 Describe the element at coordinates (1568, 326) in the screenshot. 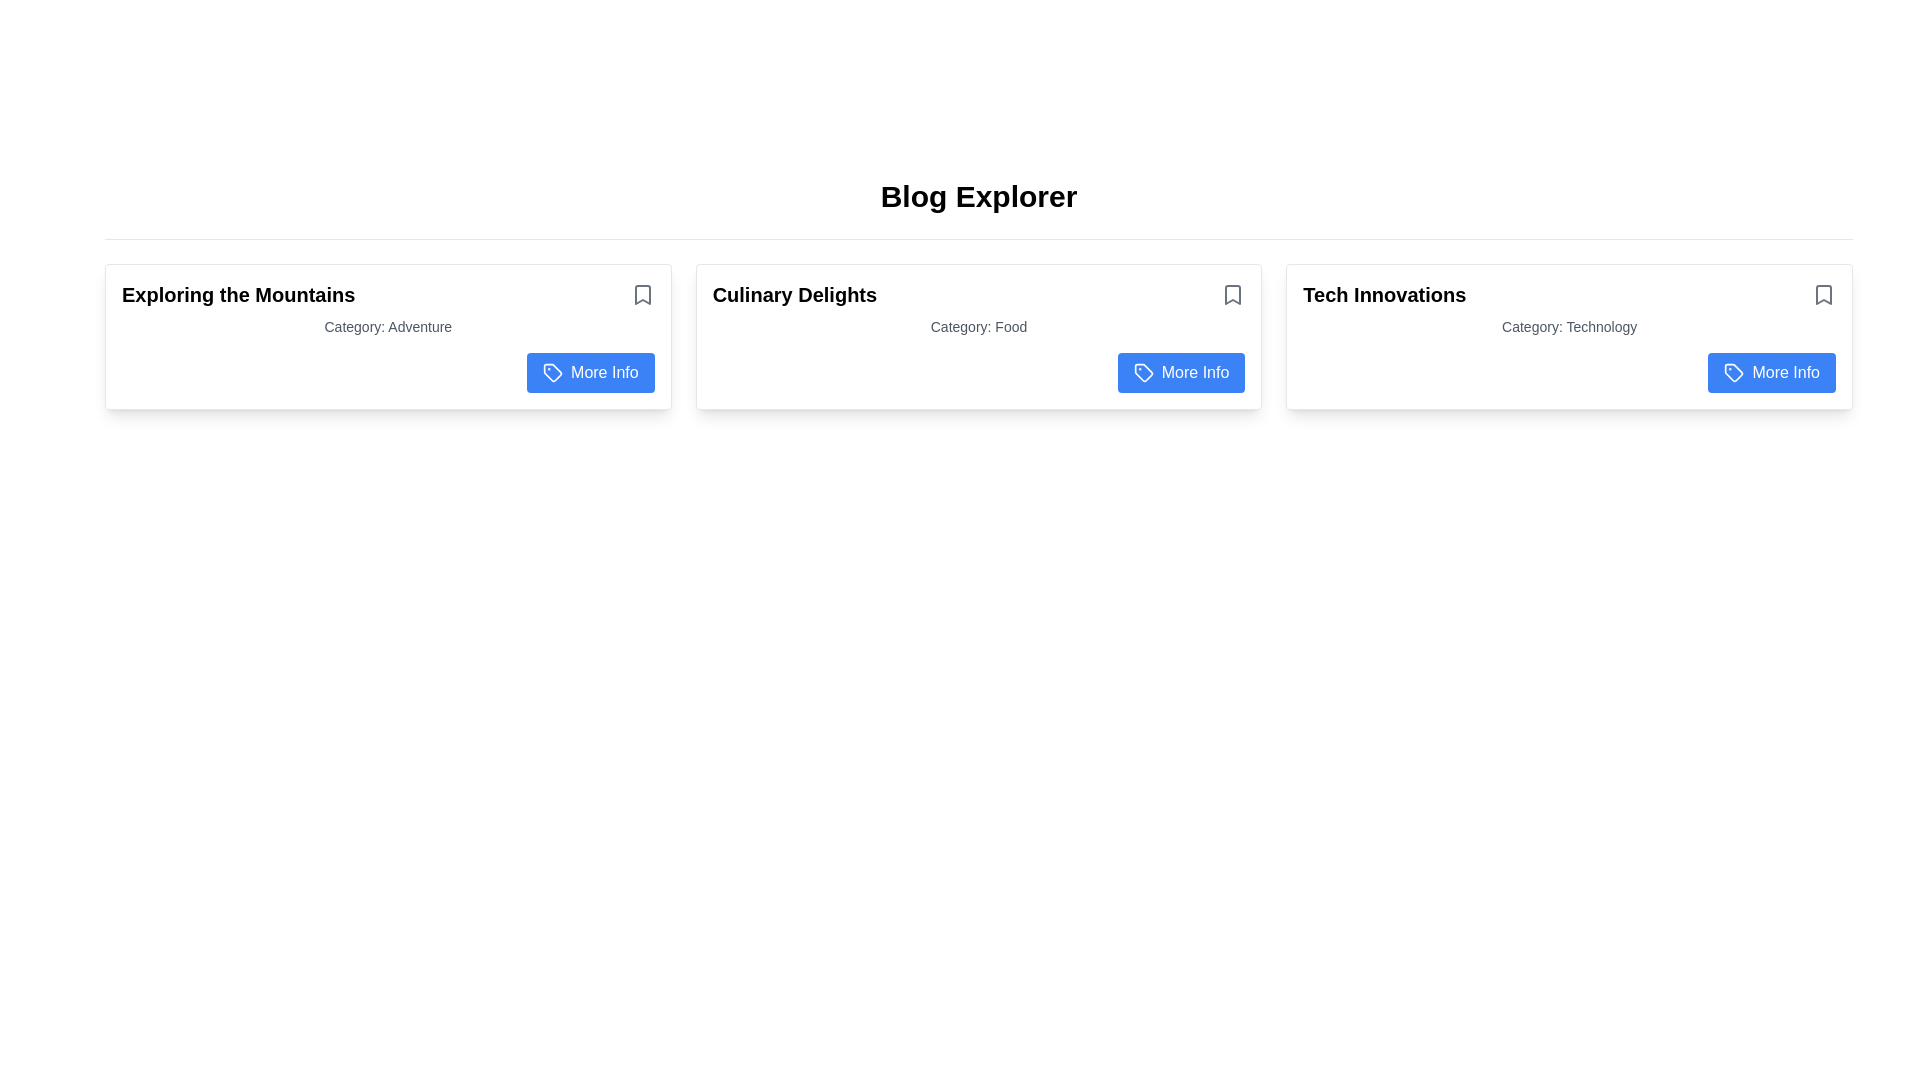

I see `text label reading 'Category: Technology', which is located below the title 'Tech Innovations' within the bordered card component` at that location.